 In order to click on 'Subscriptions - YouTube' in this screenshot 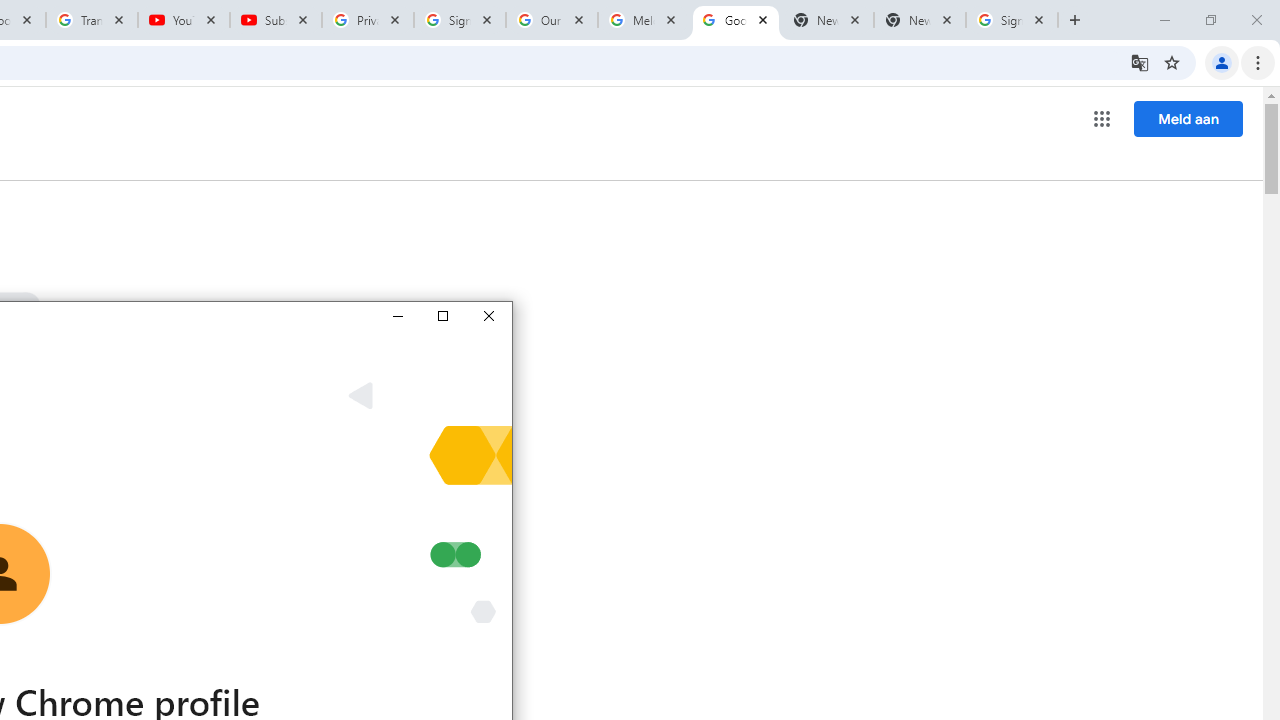, I will do `click(275, 20)`.